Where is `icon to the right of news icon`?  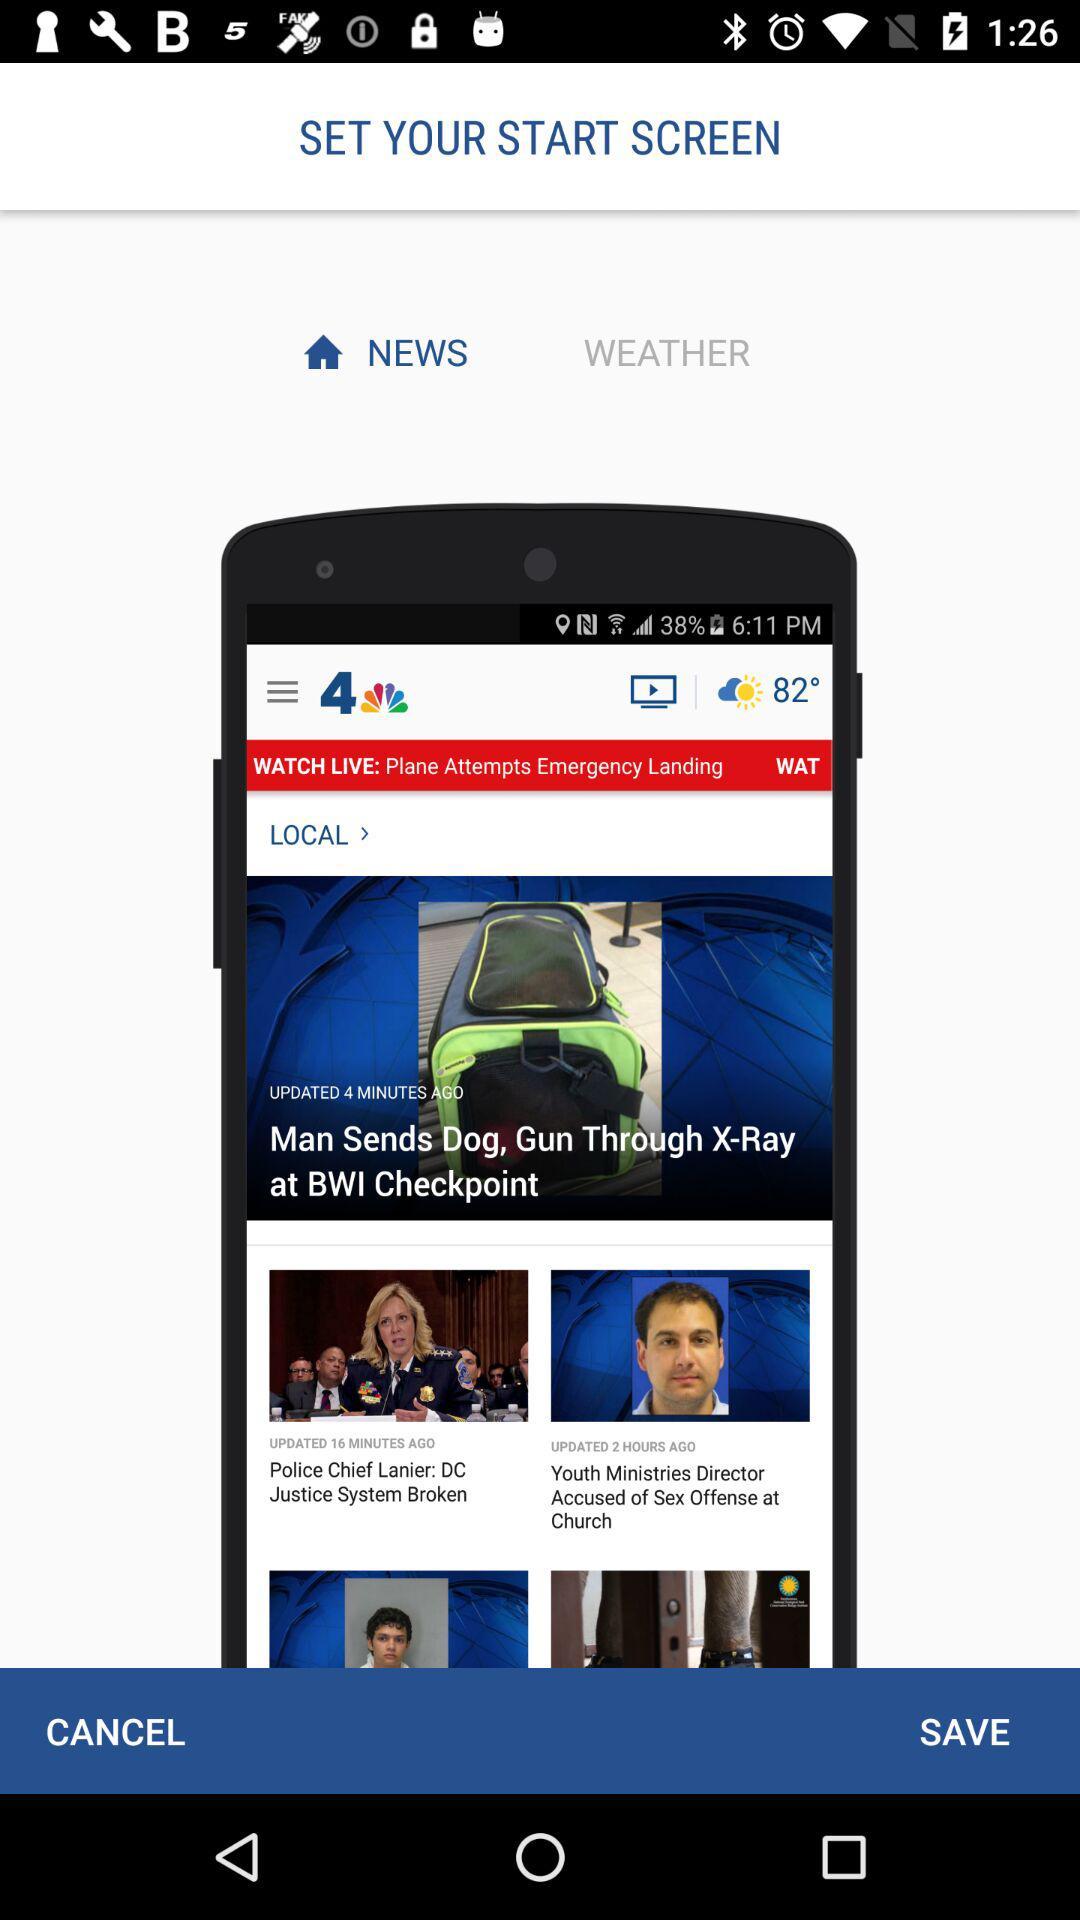 icon to the right of news icon is located at coordinates (661, 351).